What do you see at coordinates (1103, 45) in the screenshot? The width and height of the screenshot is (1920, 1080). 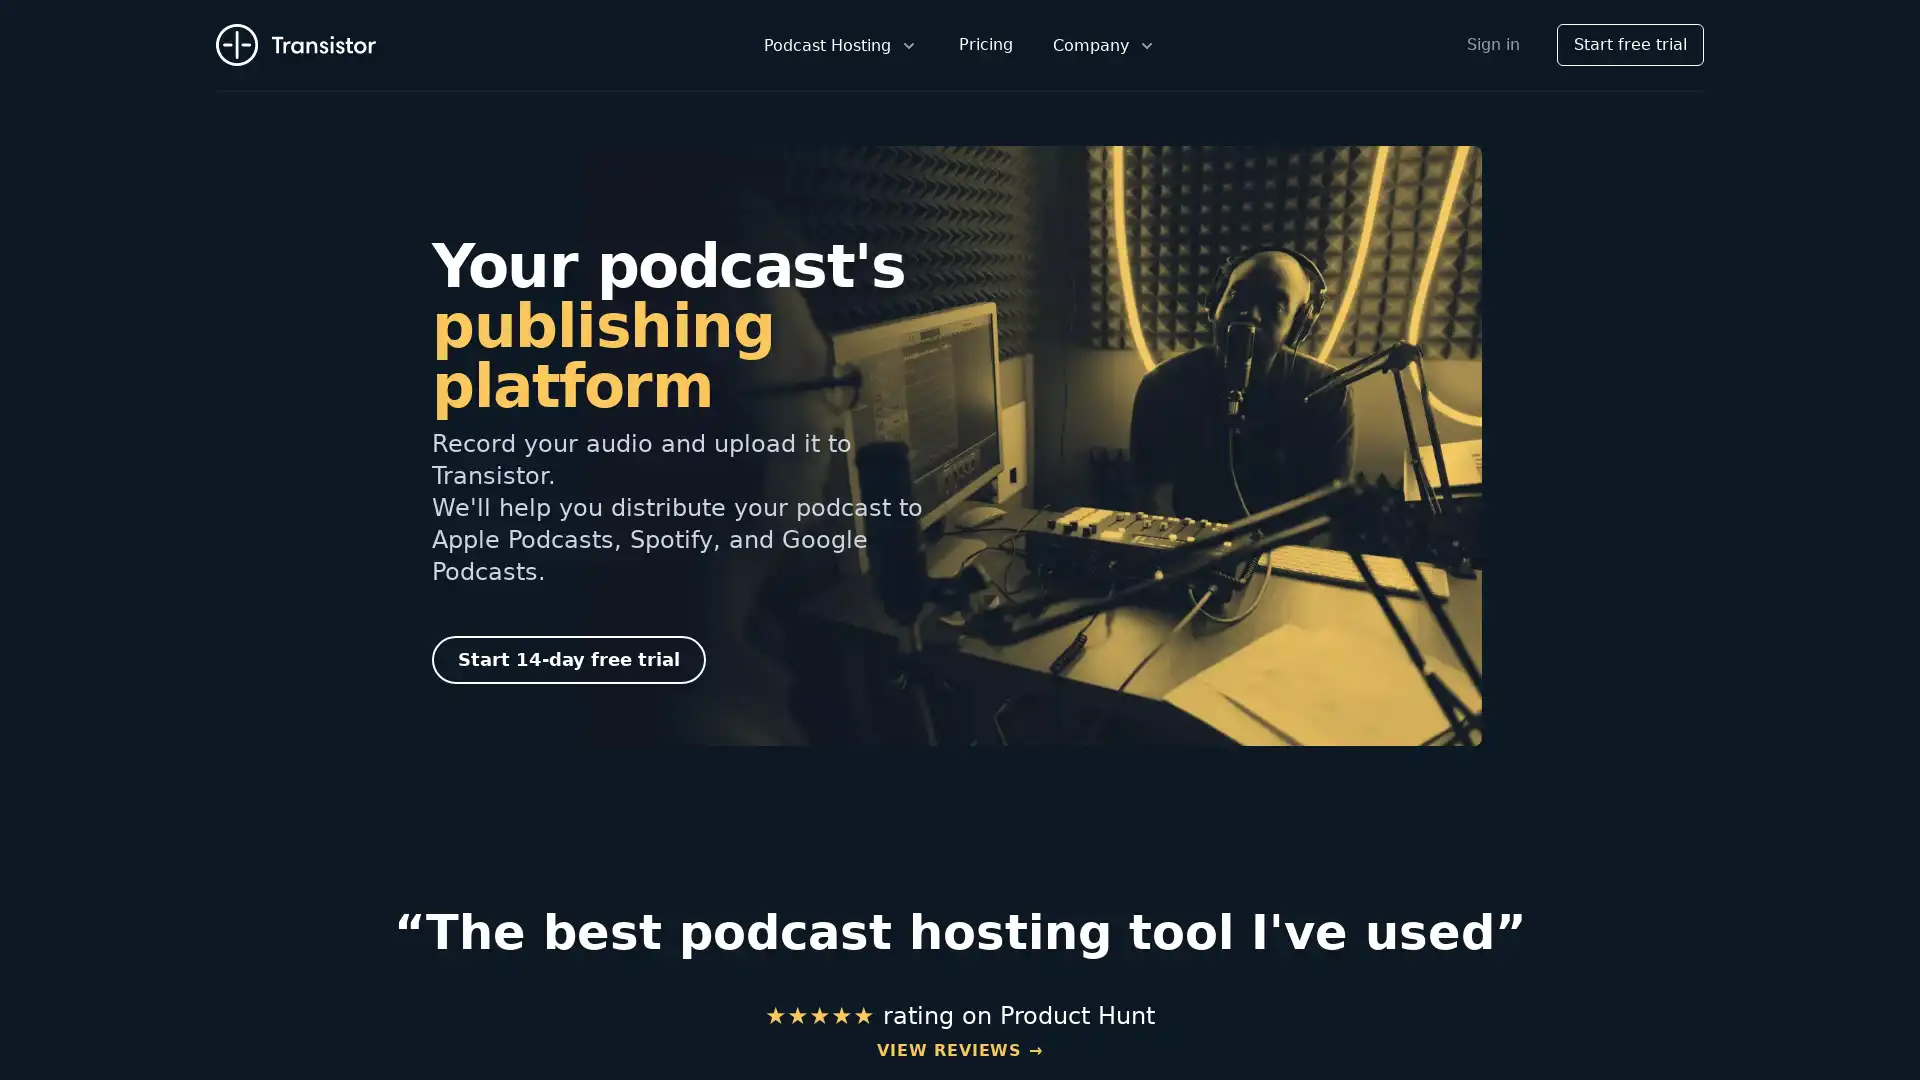 I see `Company` at bounding box center [1103, 45].